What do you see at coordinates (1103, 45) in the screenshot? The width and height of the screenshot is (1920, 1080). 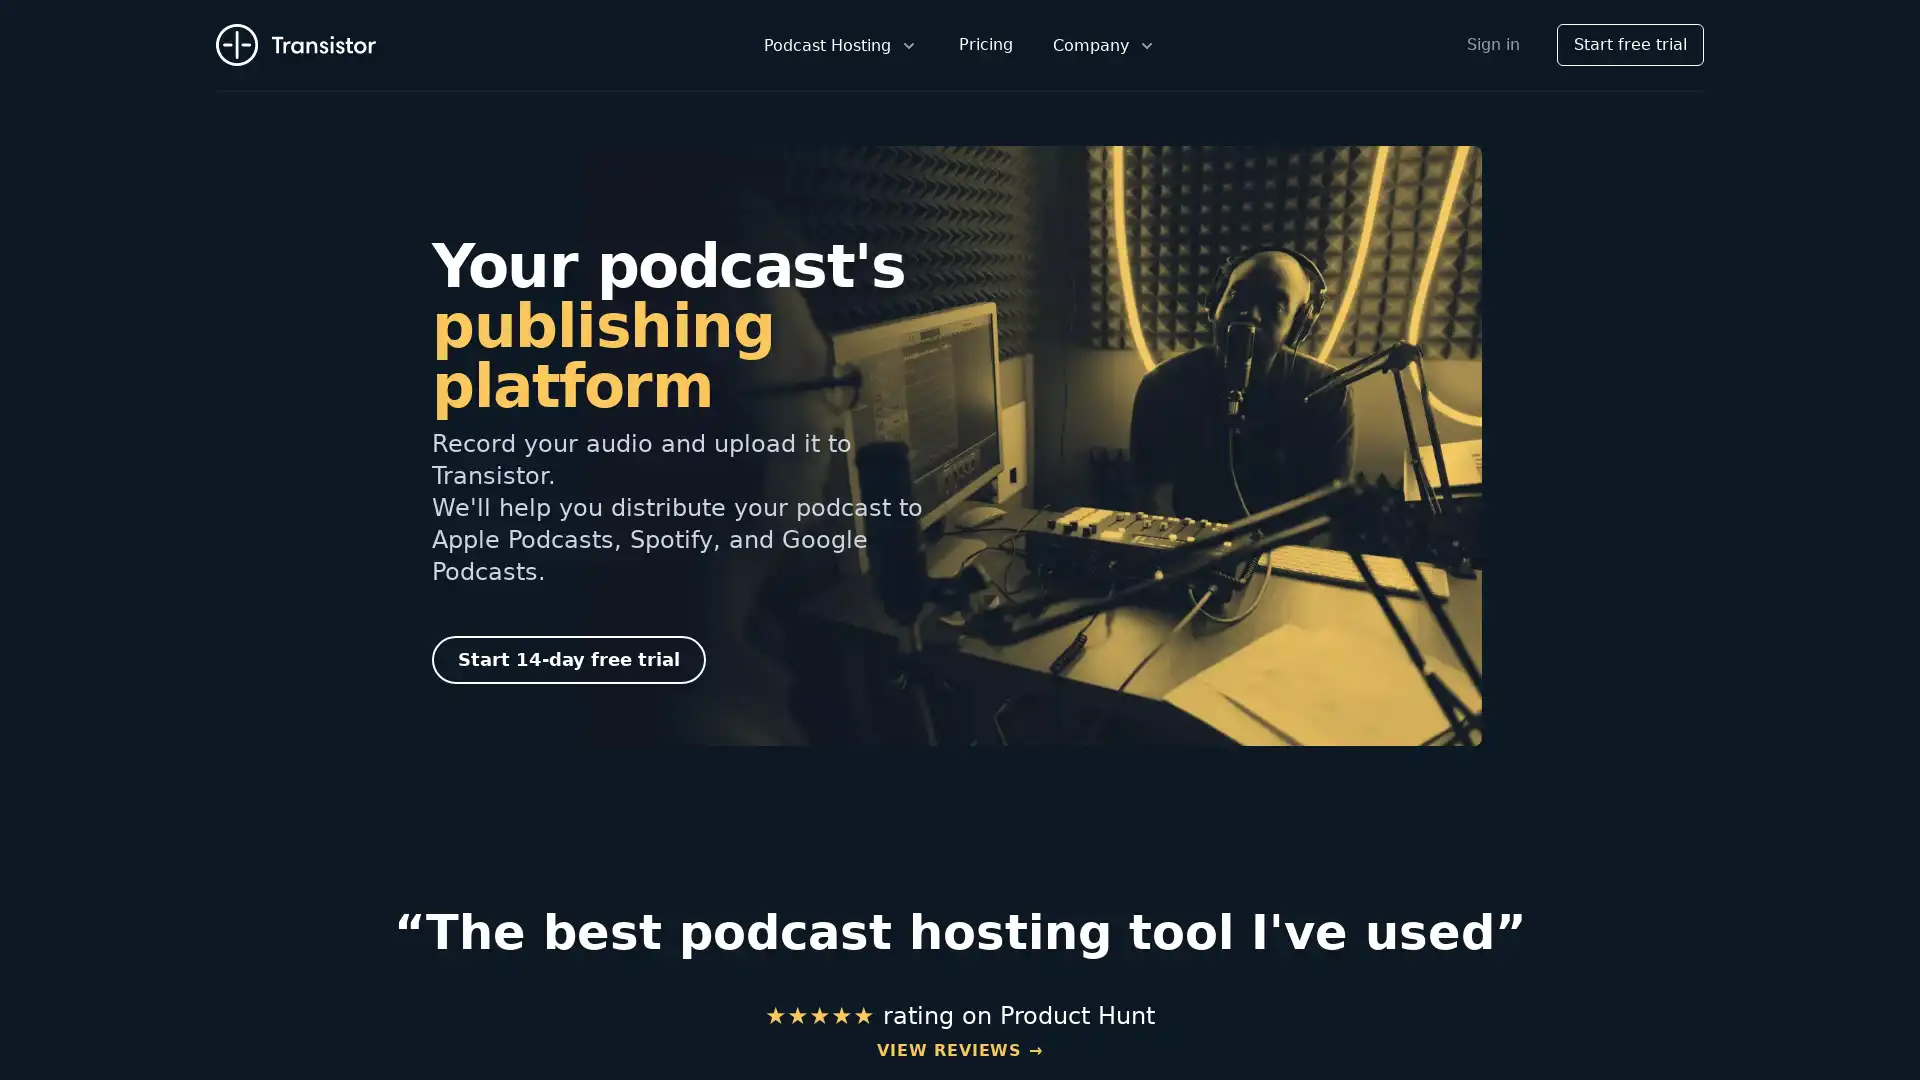 I see `Company` at bounding box center [1103, 45].